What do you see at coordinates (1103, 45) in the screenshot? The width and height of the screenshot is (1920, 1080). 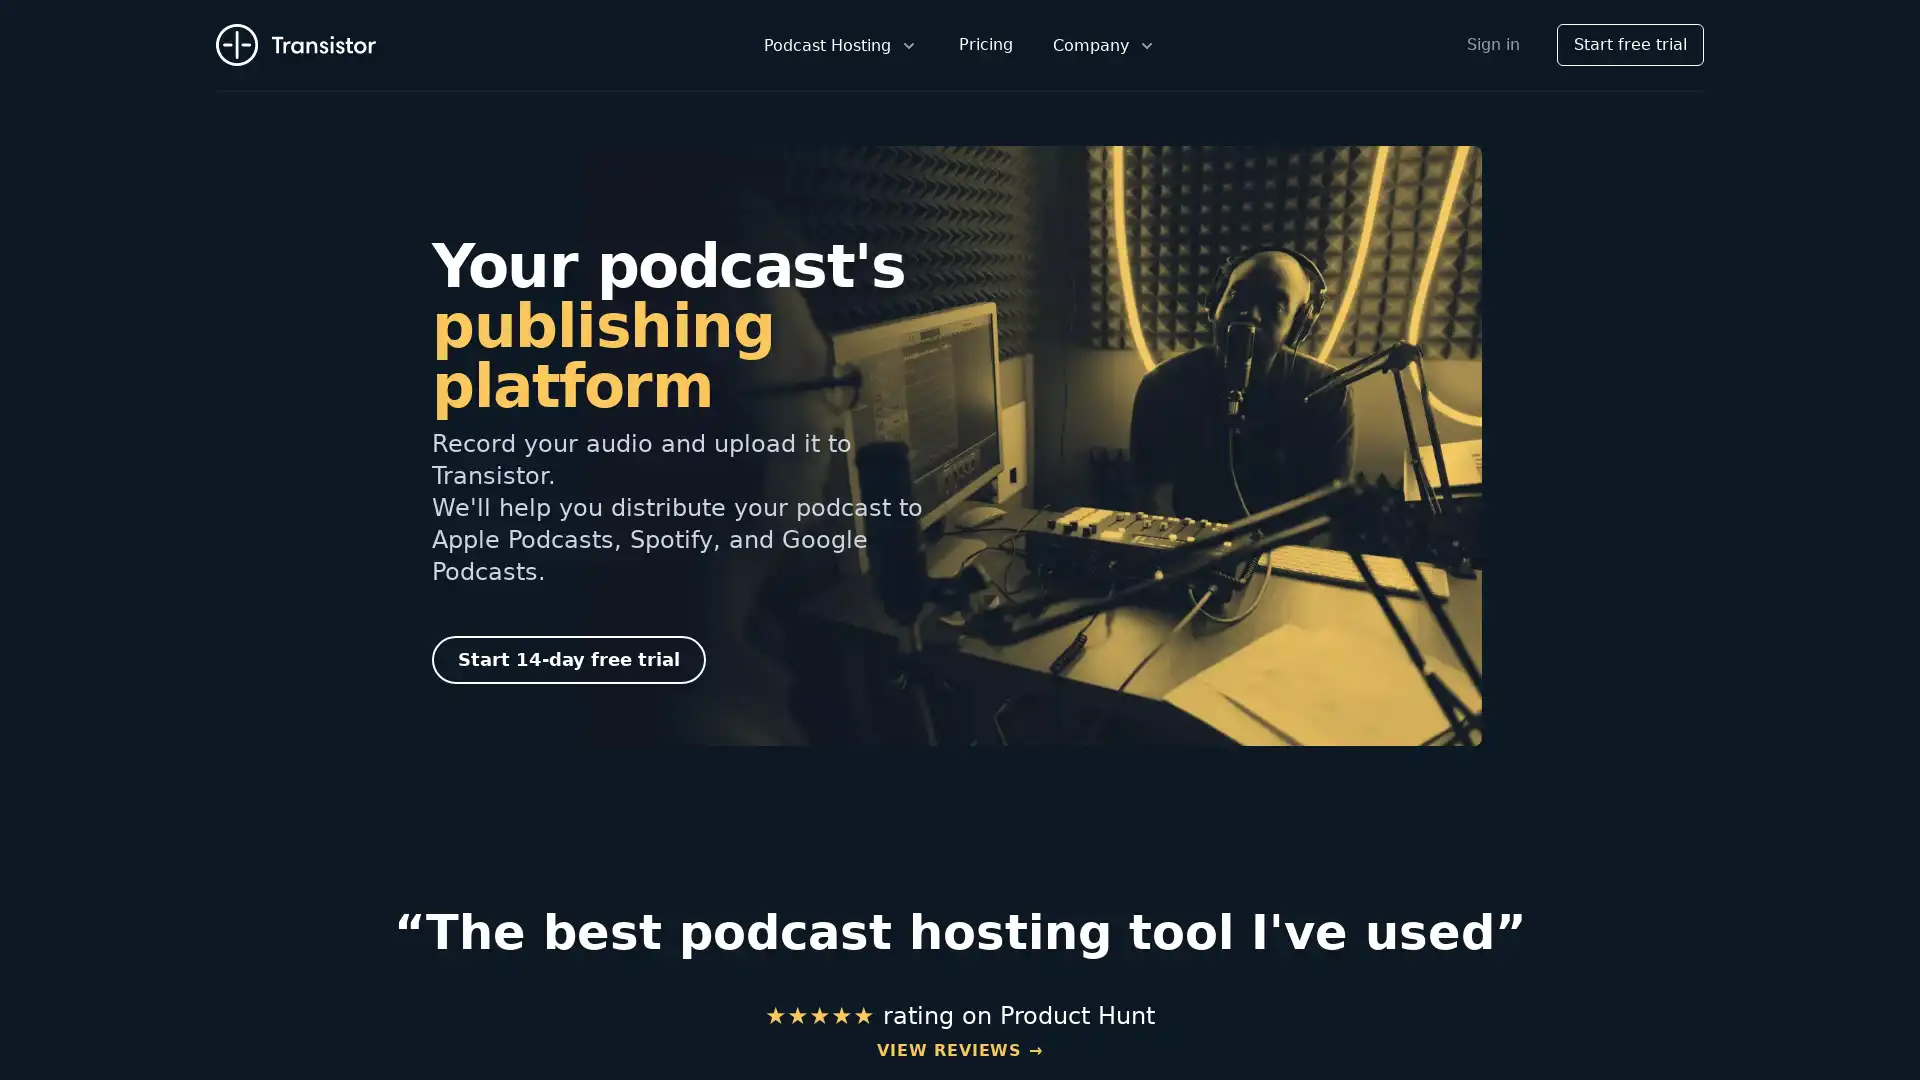 I see `Company` at bounding box center [1103, 45].